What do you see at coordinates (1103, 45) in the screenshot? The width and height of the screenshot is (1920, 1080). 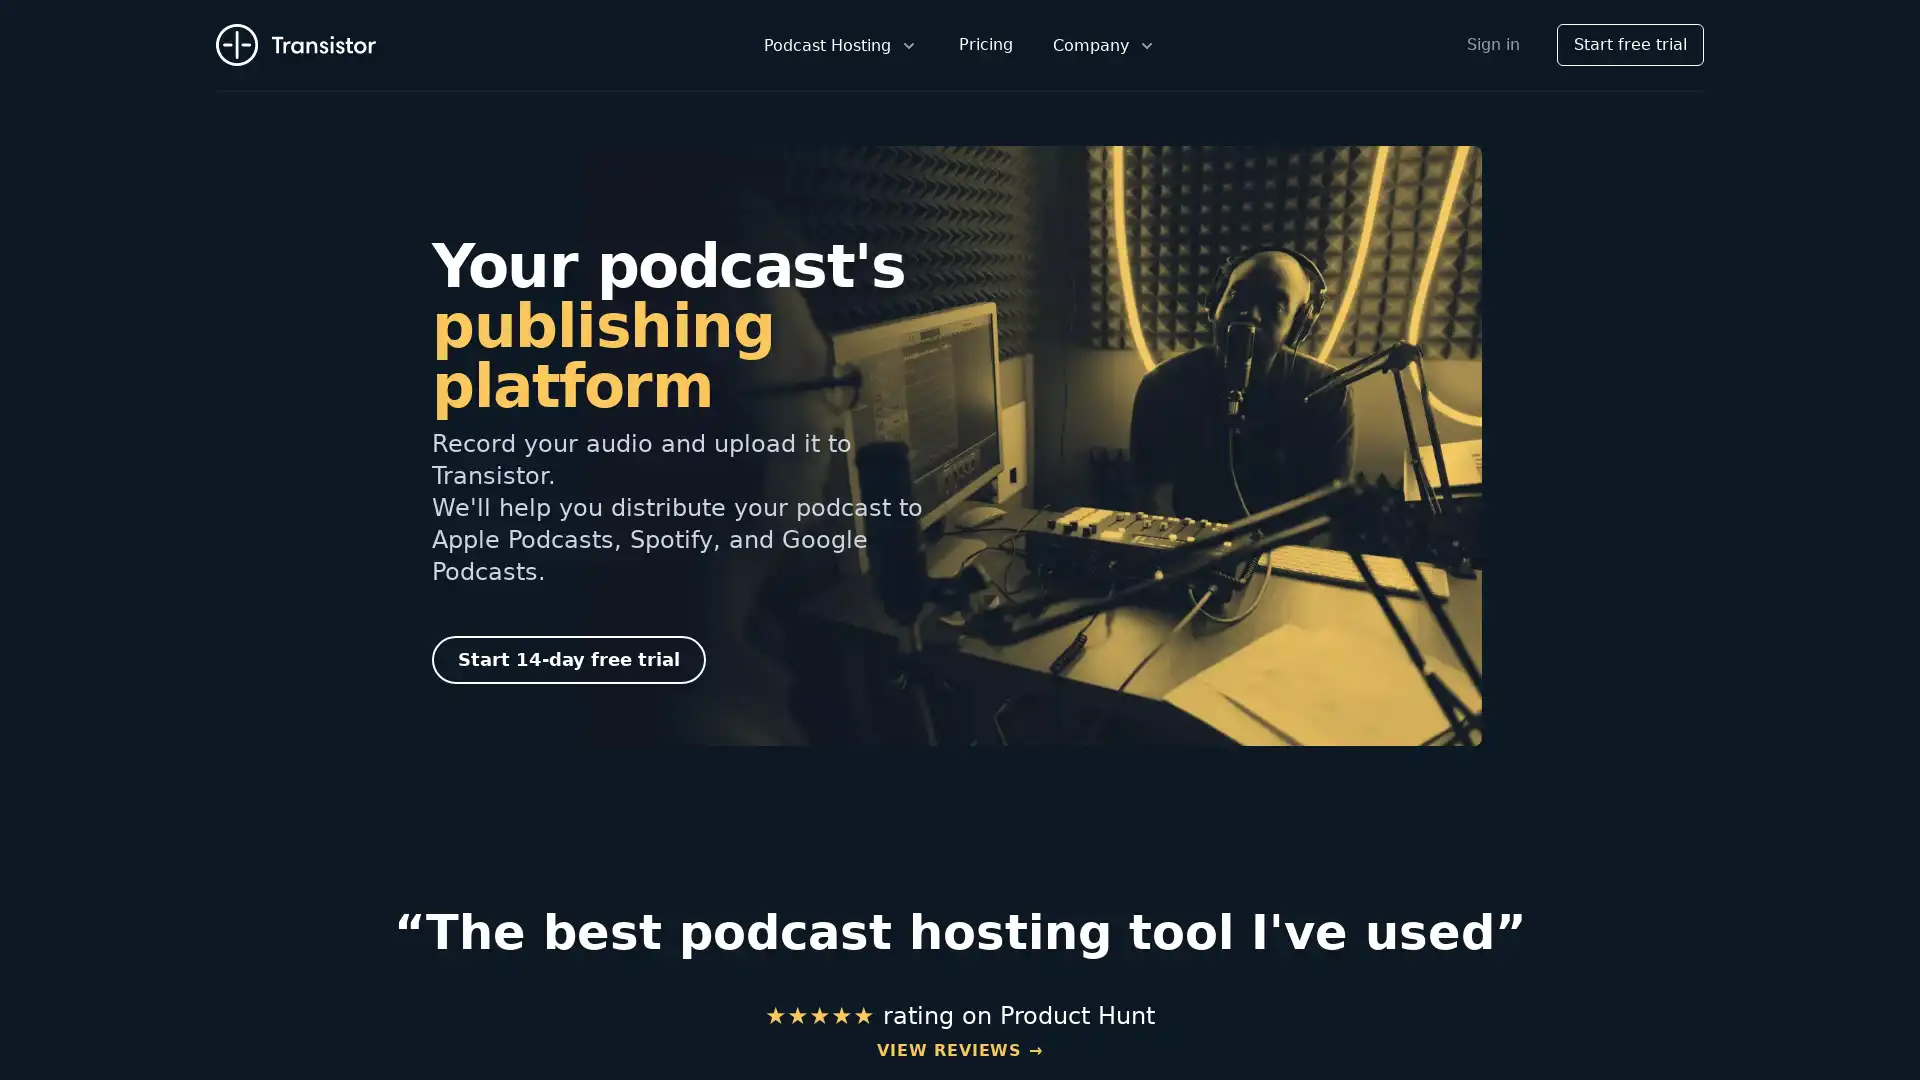 I see `Company` at bounding box center [1103, 45].